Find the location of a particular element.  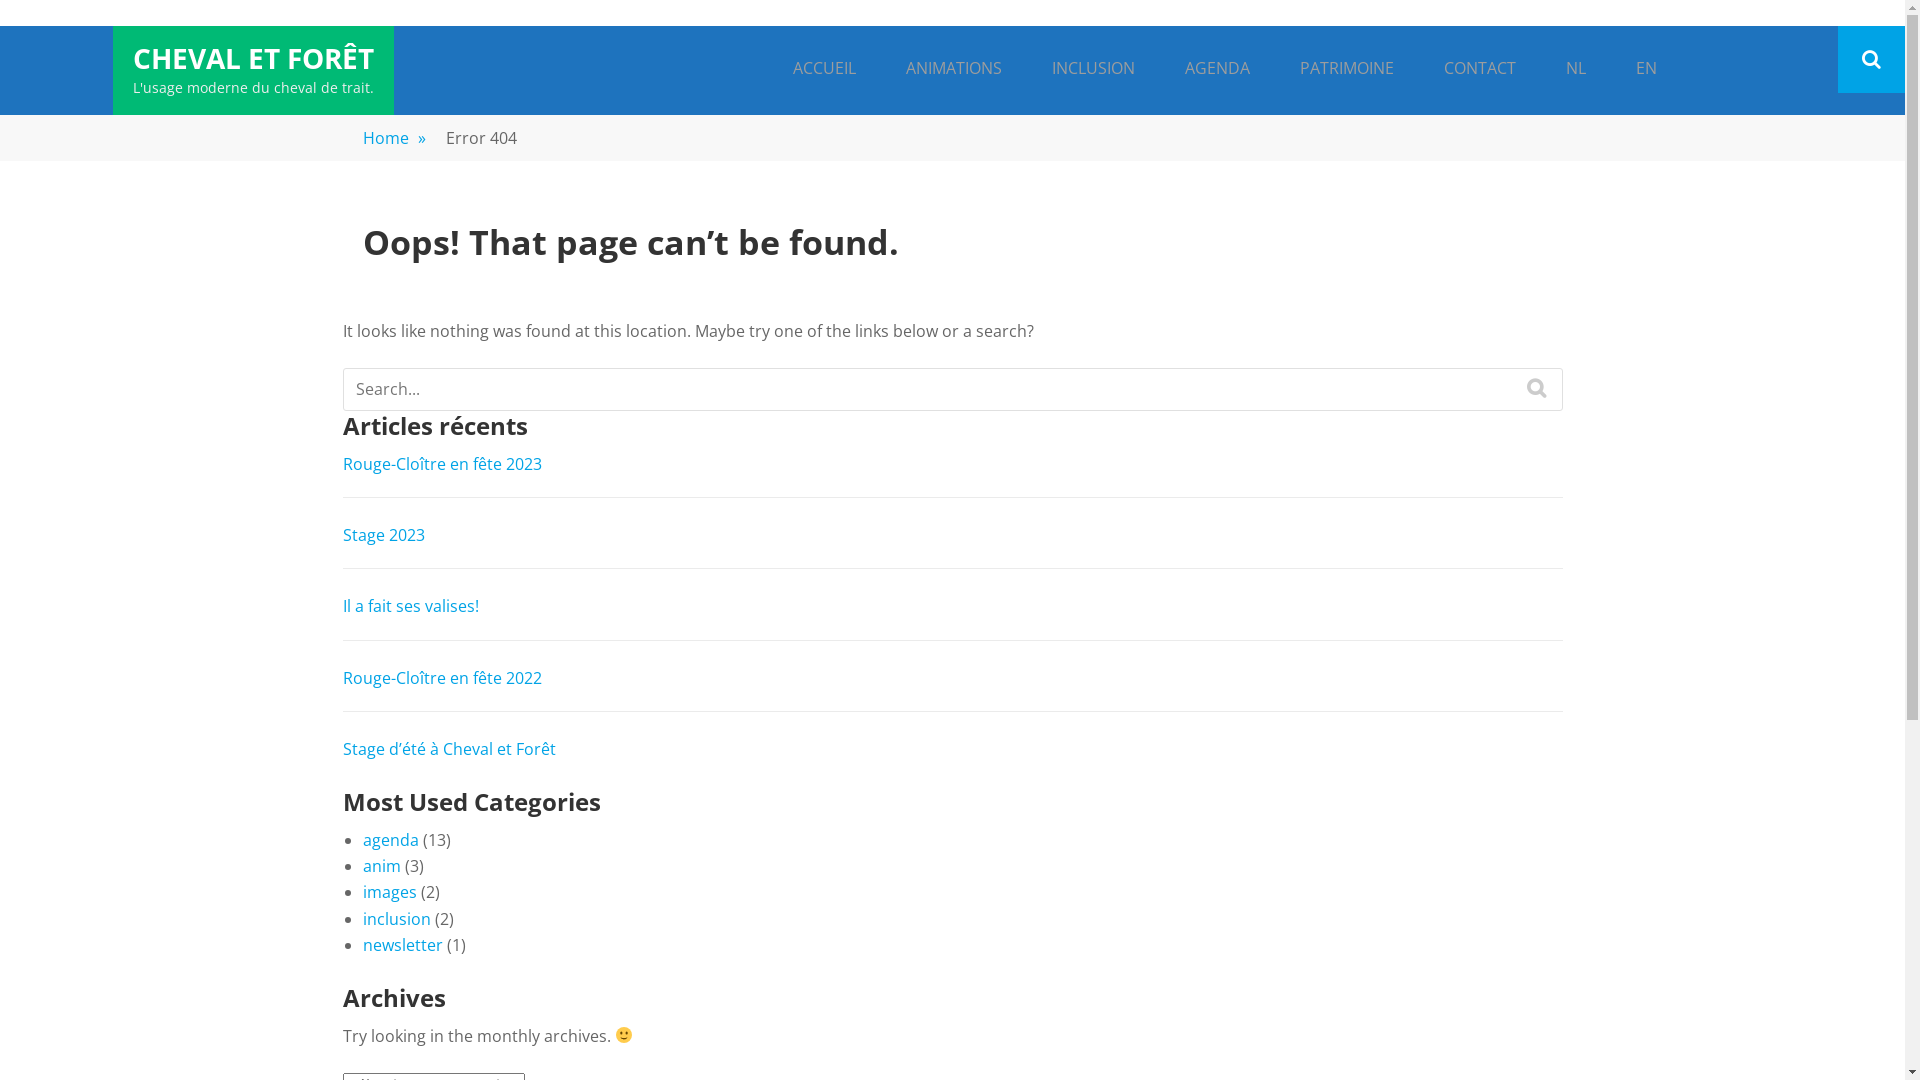

'images' is located at coordinates (388, 890).